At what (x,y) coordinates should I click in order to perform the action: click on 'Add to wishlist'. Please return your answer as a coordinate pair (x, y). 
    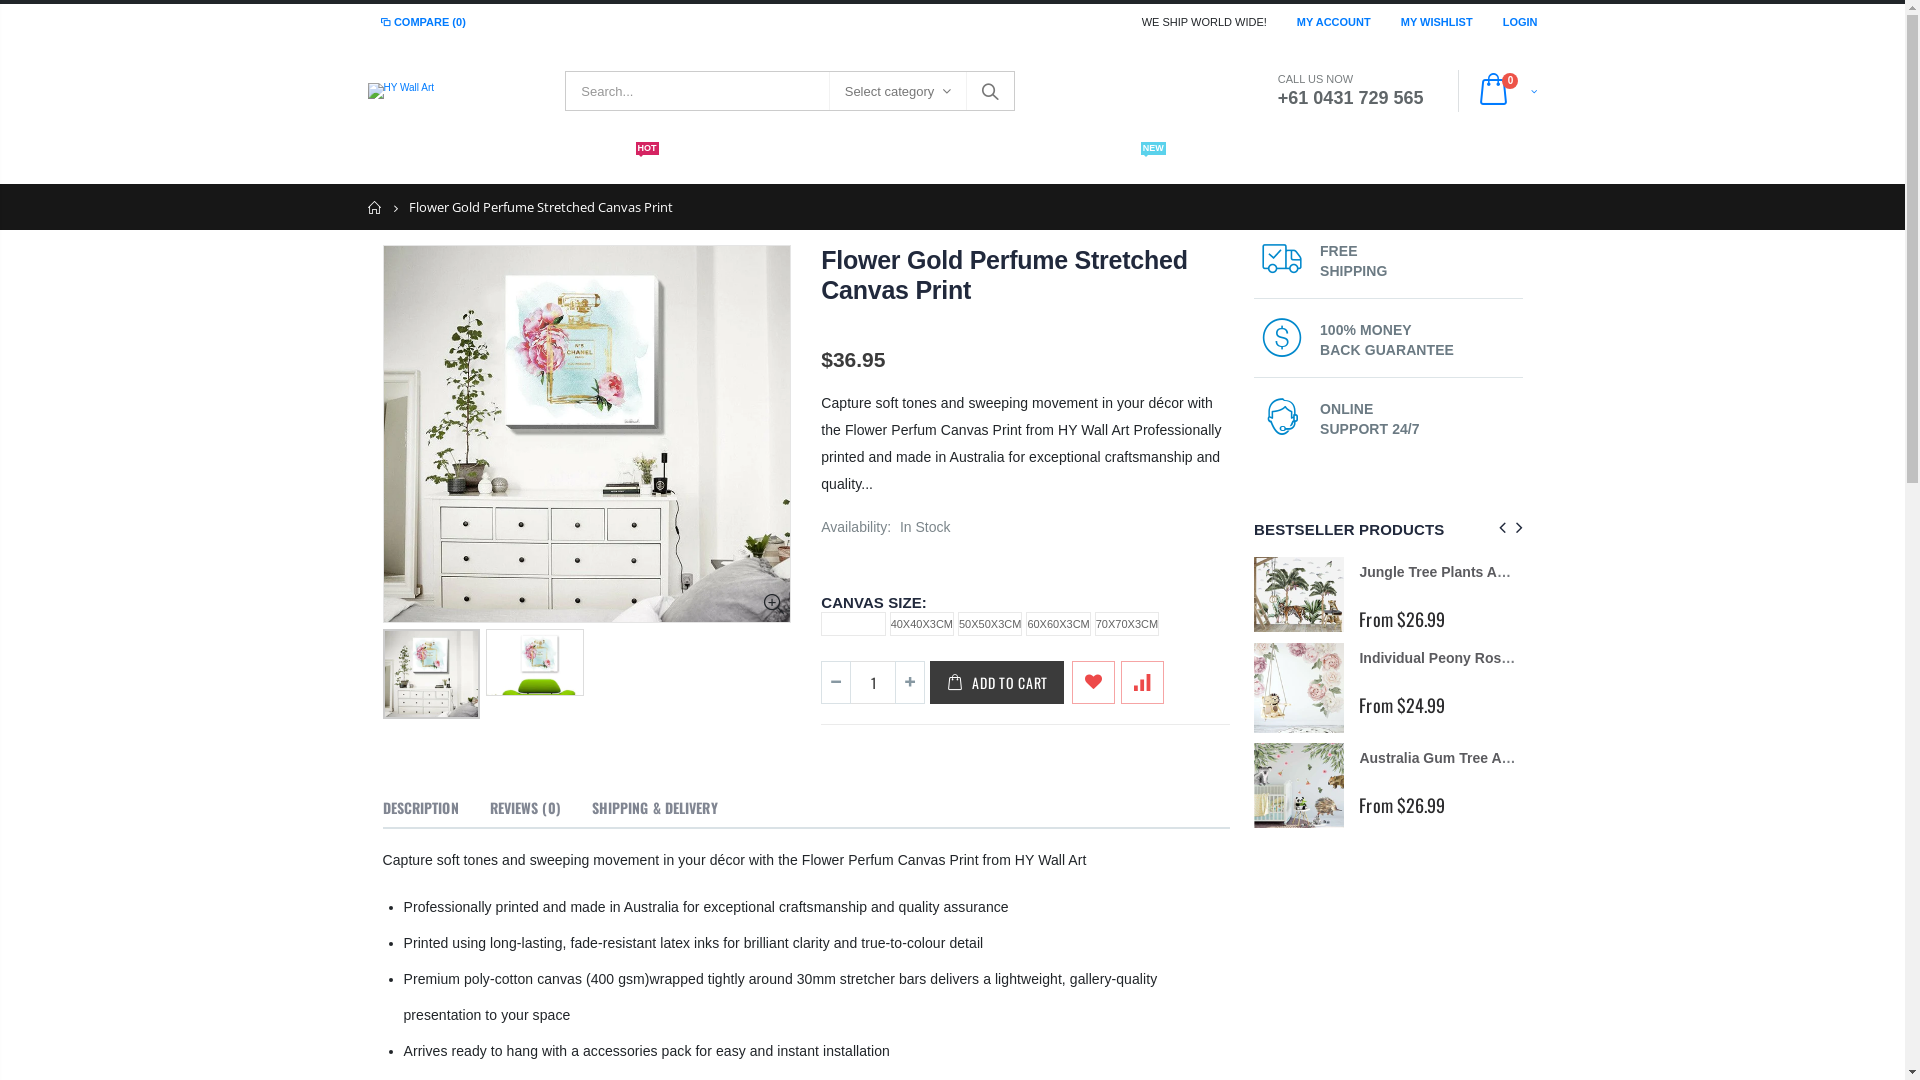
    Looking at the image, I should click on (1092, 681).